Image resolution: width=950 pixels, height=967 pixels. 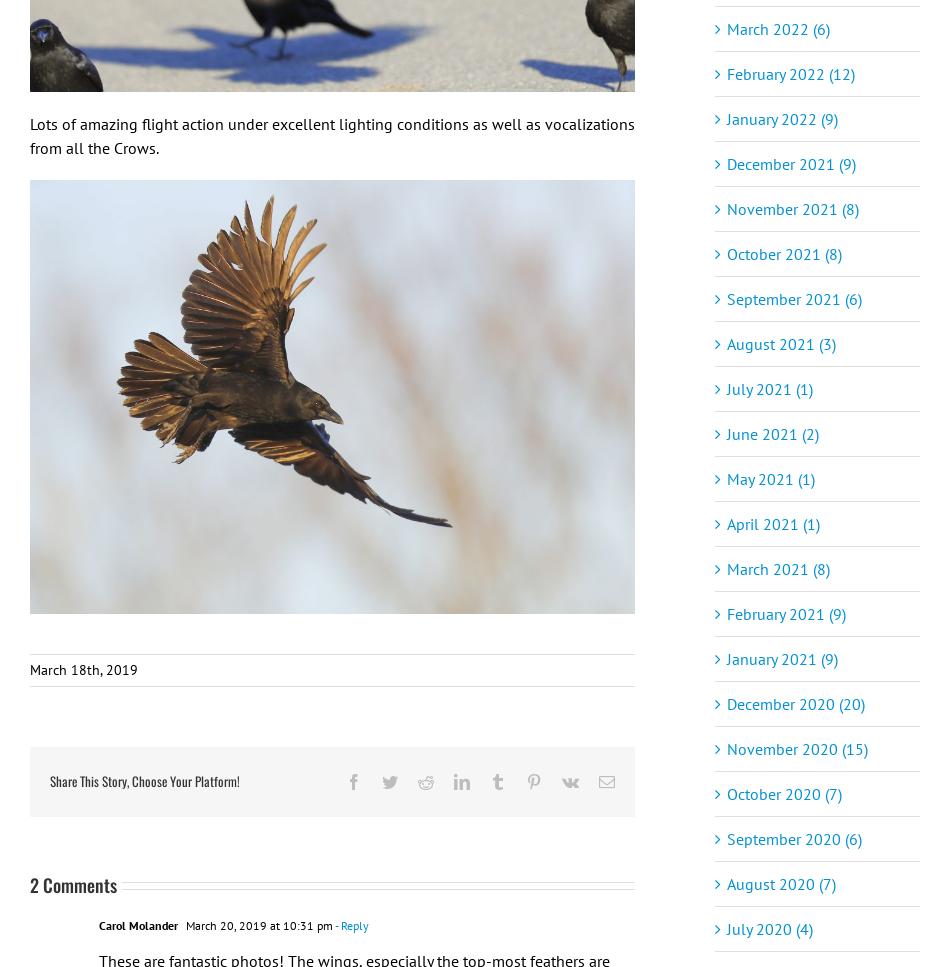 What do you see at coordinates (768, 387) in the screenshot?
I see `'July 2021 (1)'` at bounding box center [768, 387].